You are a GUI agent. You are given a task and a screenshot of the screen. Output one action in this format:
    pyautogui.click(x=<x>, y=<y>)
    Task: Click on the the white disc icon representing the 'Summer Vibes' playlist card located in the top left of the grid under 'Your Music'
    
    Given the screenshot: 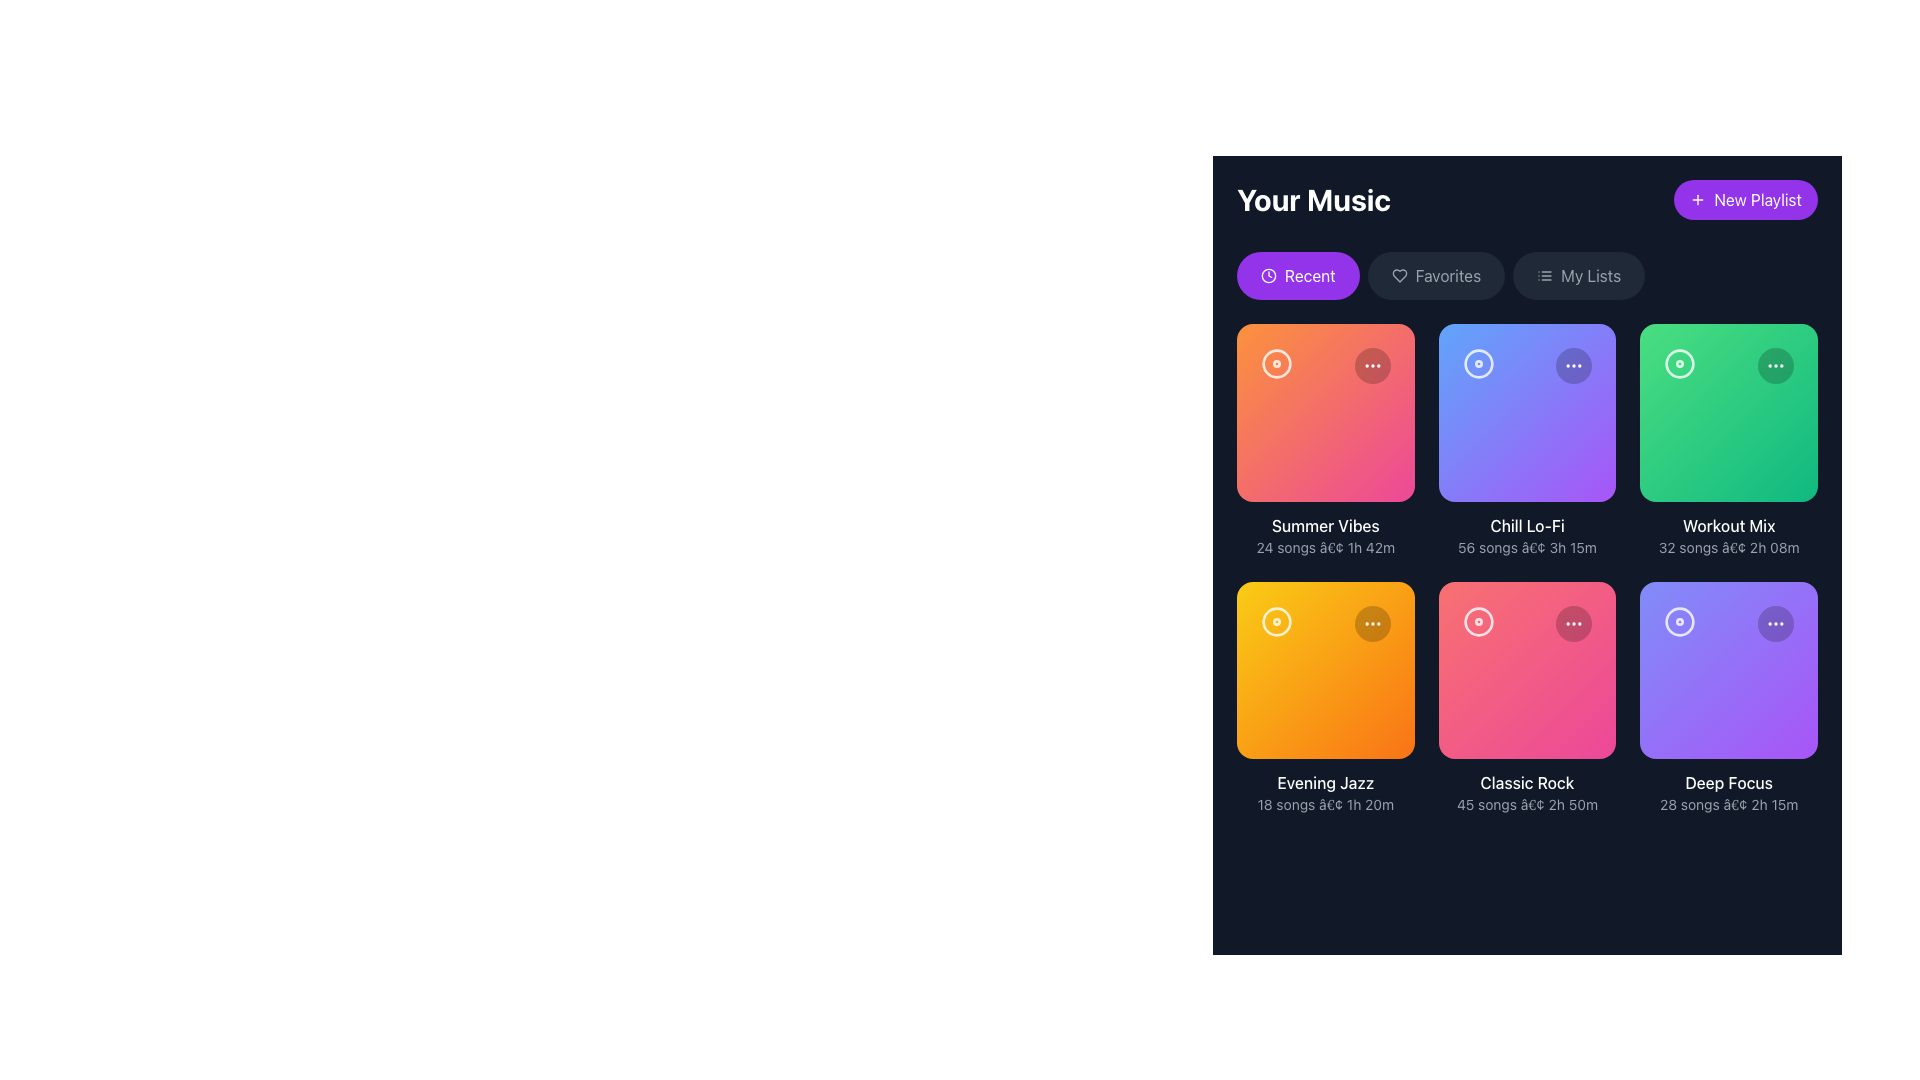 What is the action you would take?
    pyautogui.click(x=1275, y=363)
    